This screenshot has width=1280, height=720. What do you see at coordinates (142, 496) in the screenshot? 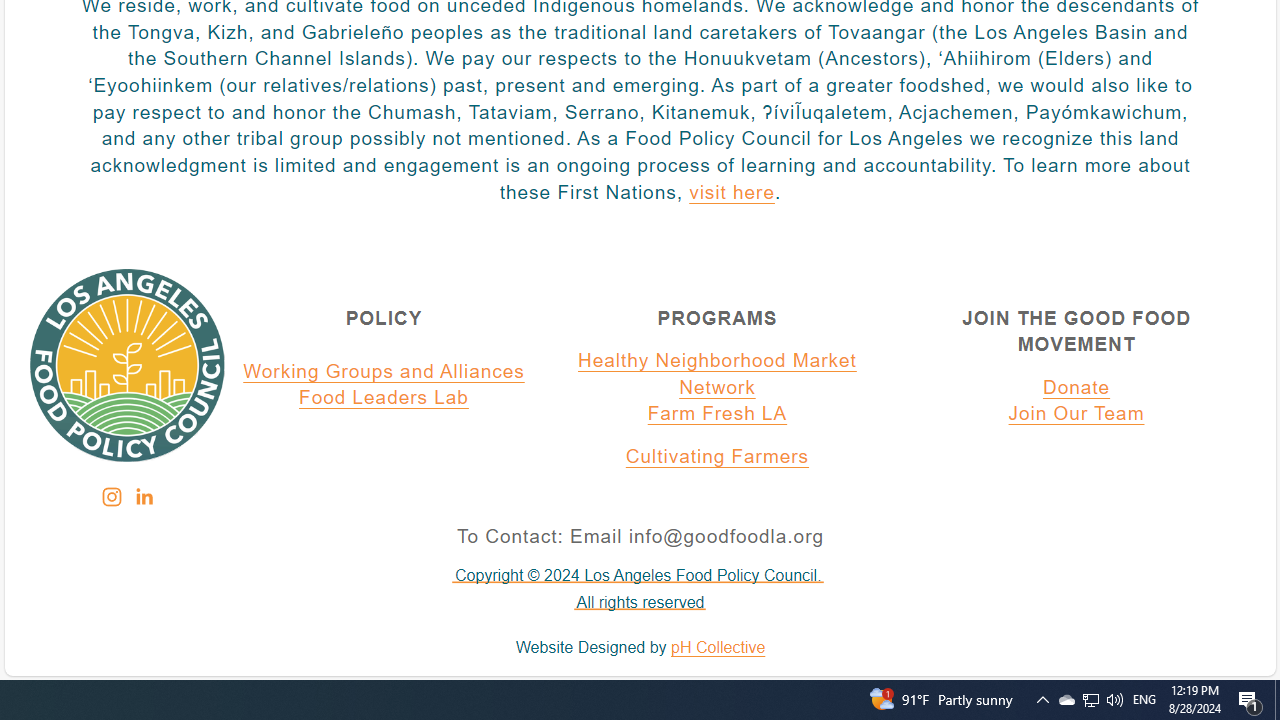
I see `'LinkedIn'` at bounding box center [142, 496].